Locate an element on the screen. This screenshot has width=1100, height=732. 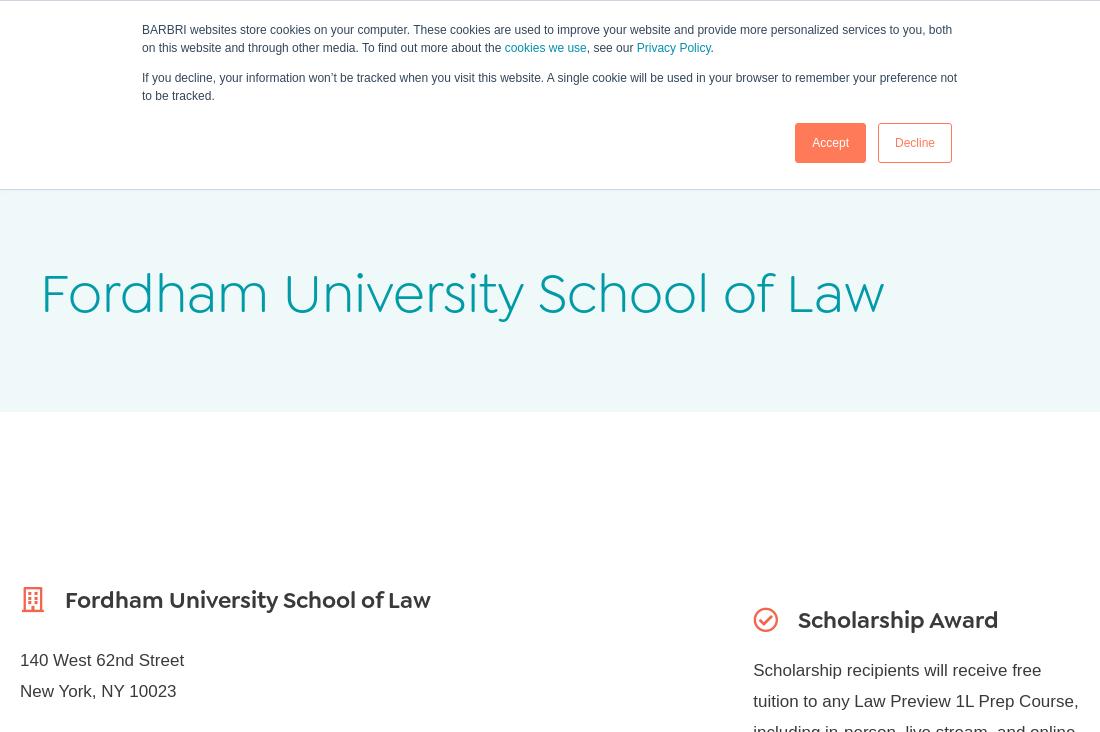
'|' is located at coordinates (1013, 18).